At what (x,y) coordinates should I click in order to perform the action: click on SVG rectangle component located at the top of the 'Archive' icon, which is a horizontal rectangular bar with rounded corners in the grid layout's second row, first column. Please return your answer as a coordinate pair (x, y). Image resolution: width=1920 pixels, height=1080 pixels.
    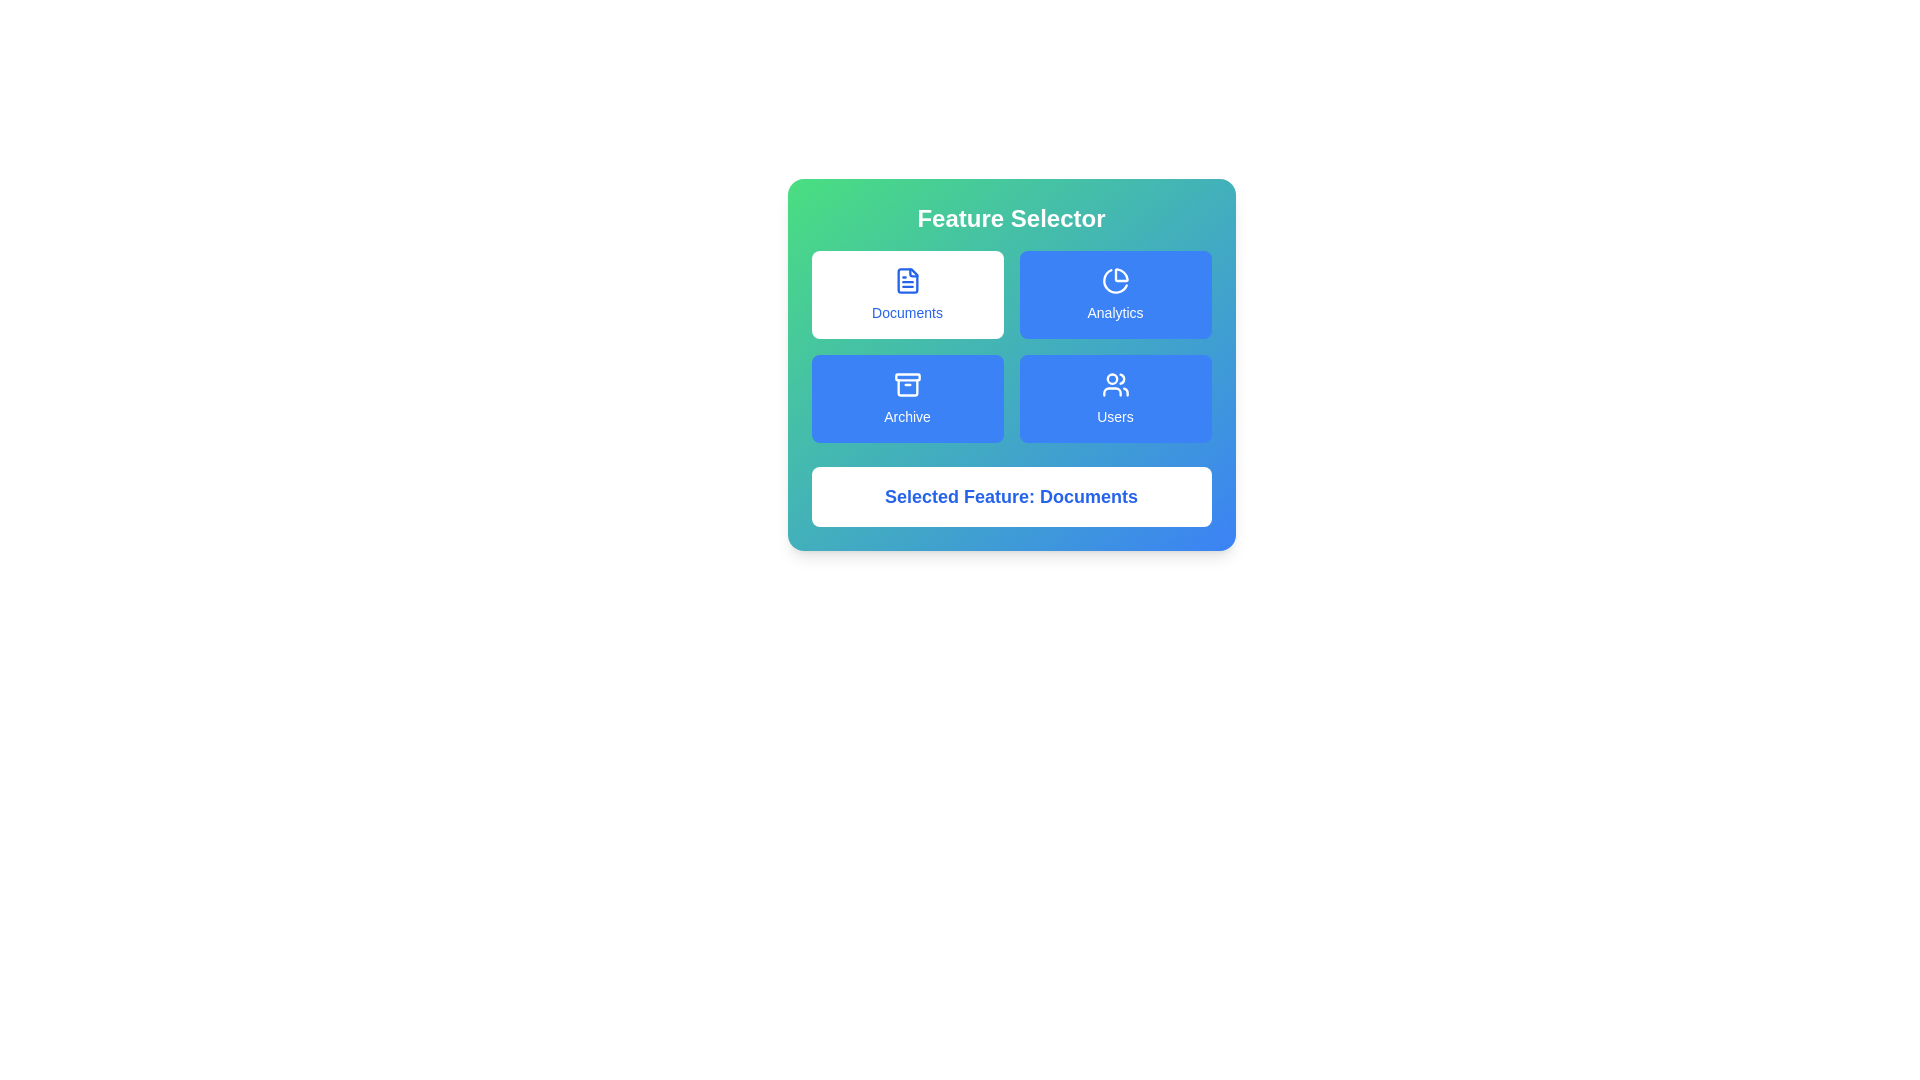
    Looking at the image, I should click on (906, 377).